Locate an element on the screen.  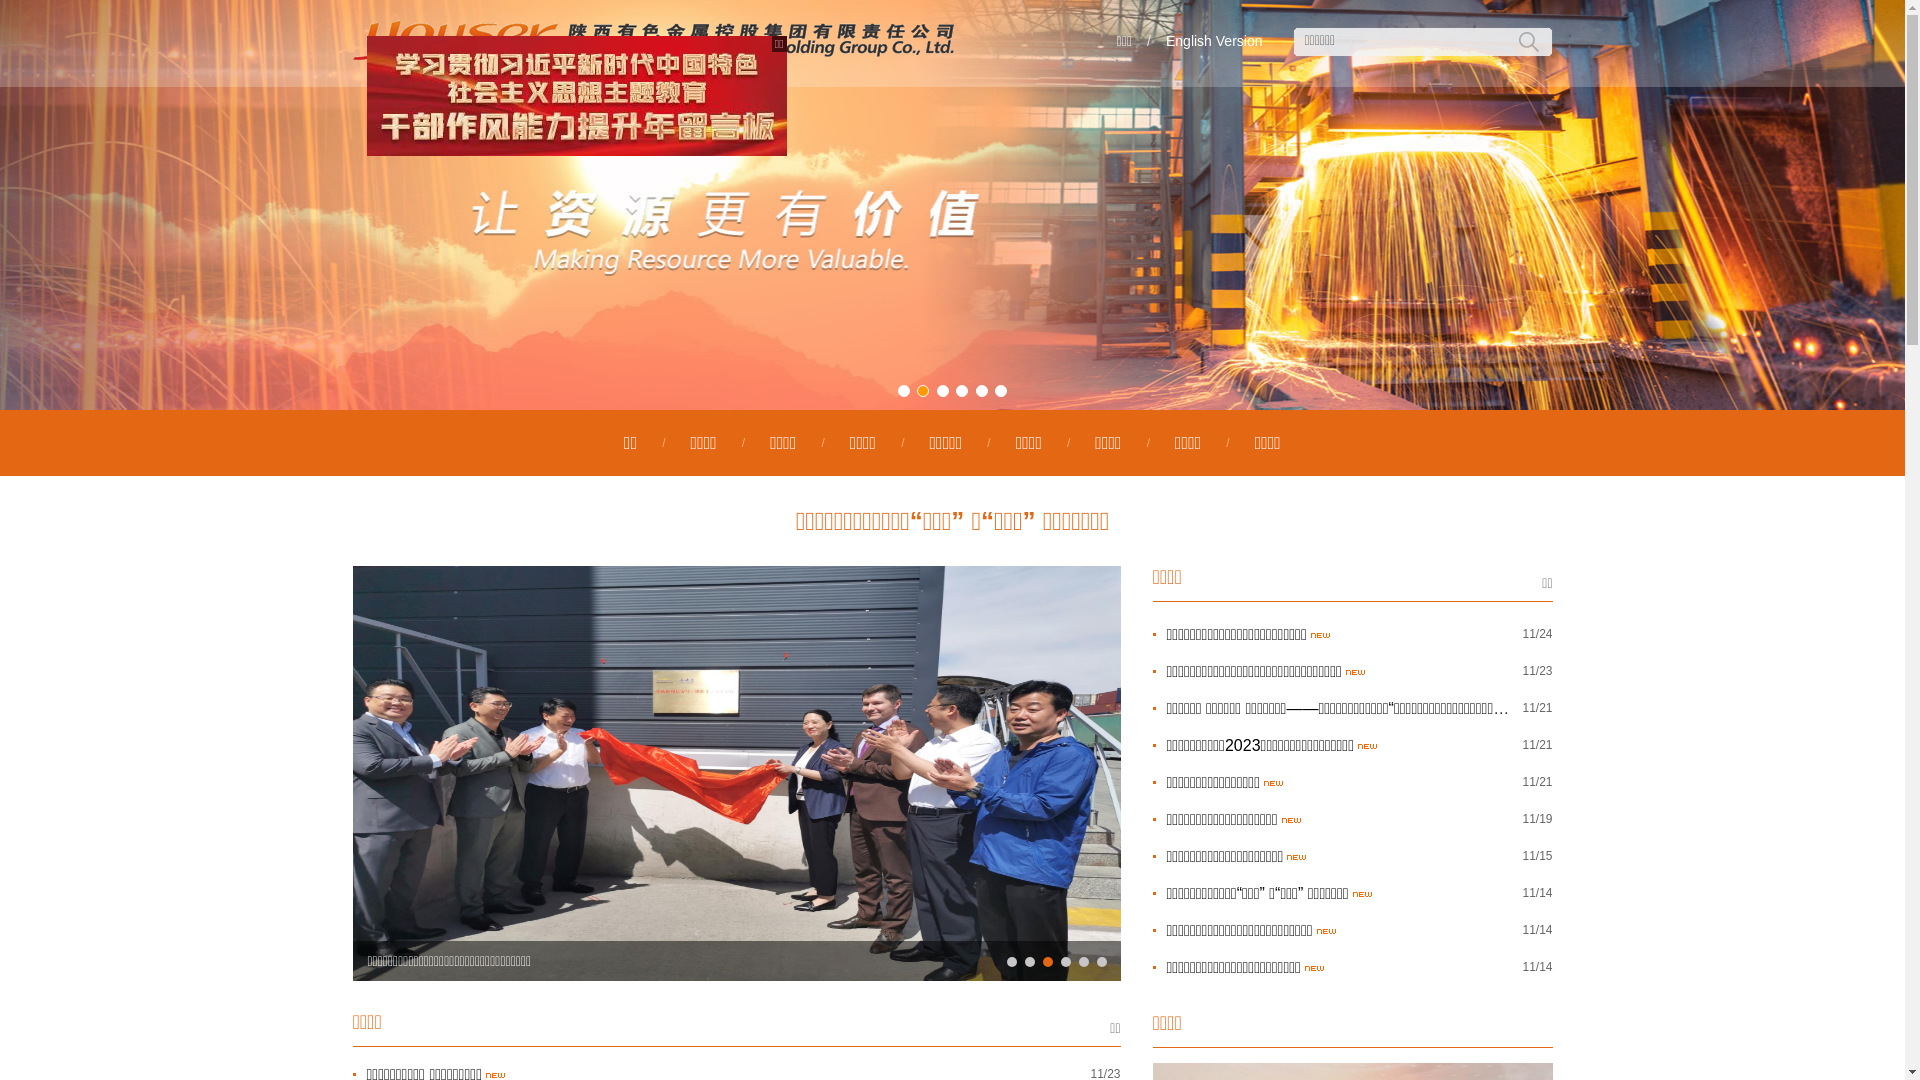
'English Version' is located at coordinates (1213, 41).